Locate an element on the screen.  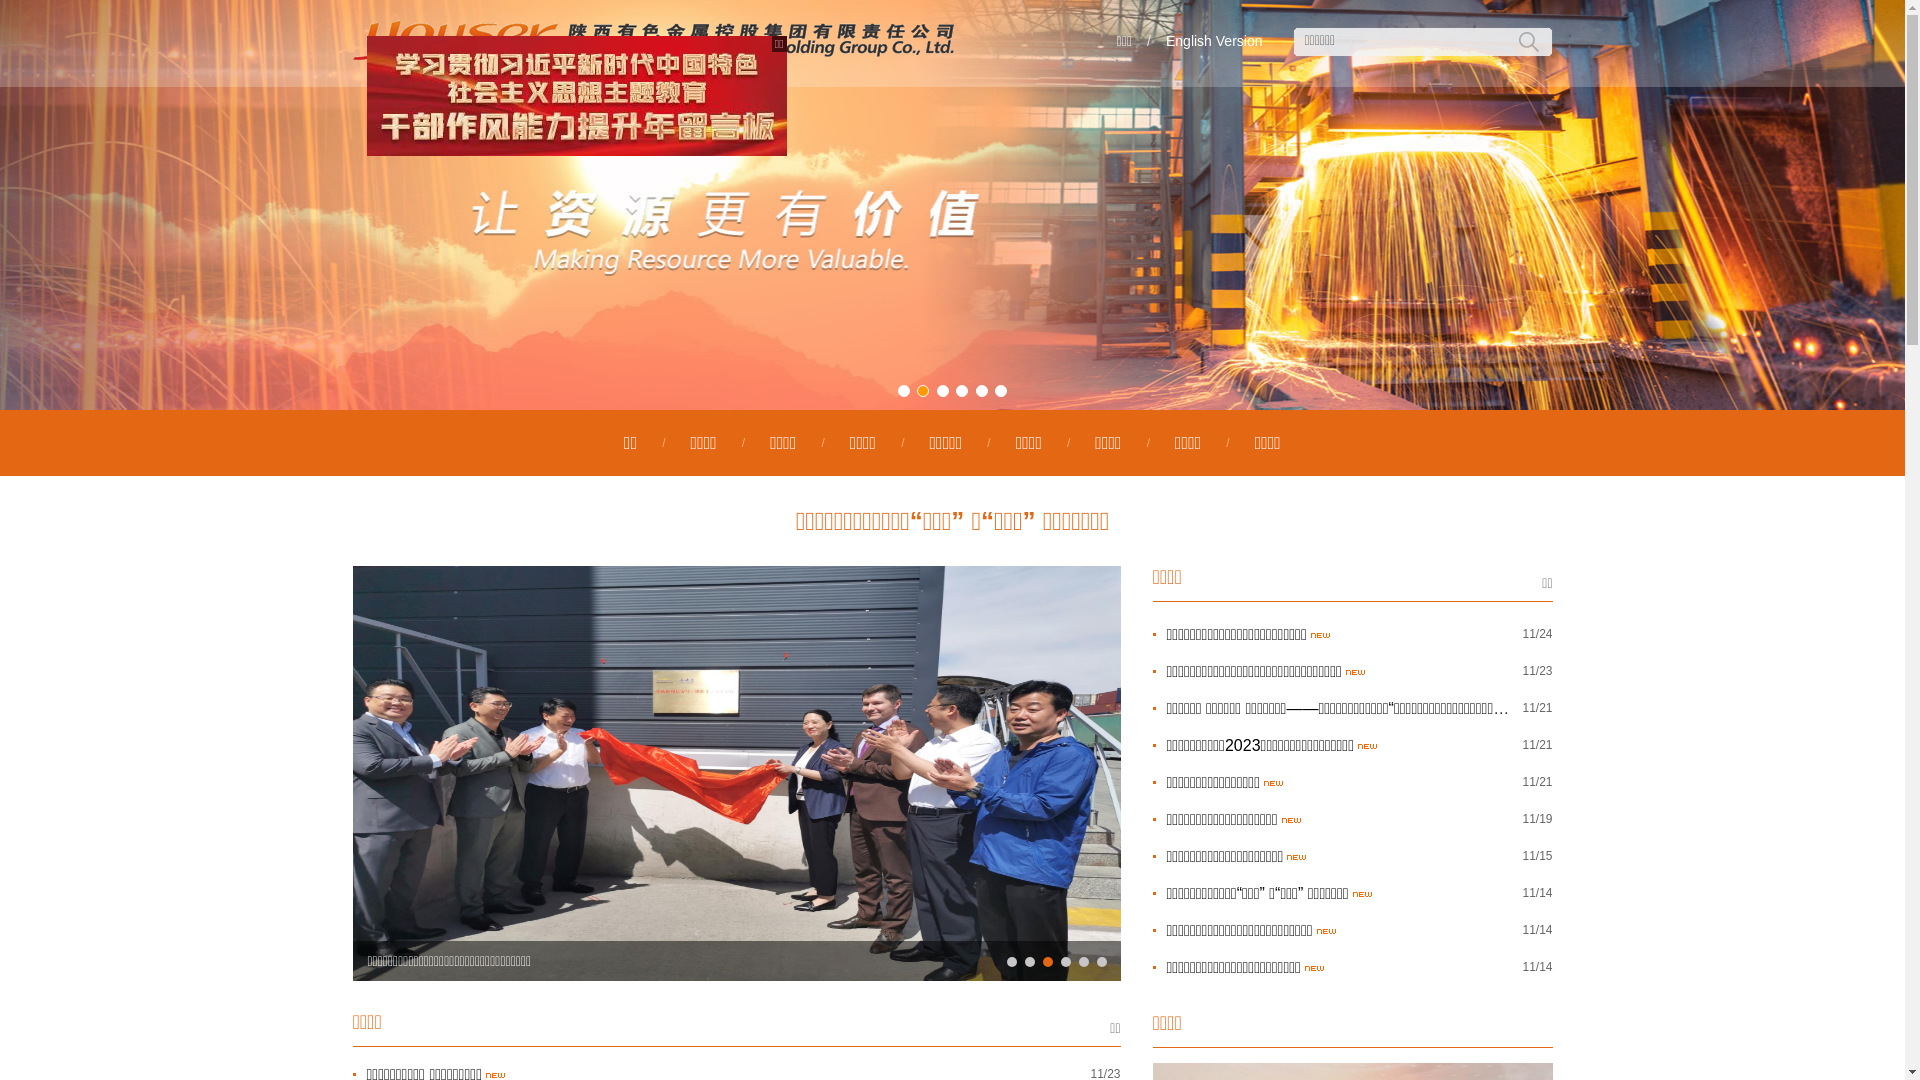
'English Version' is located at coordinates (1213, 41).